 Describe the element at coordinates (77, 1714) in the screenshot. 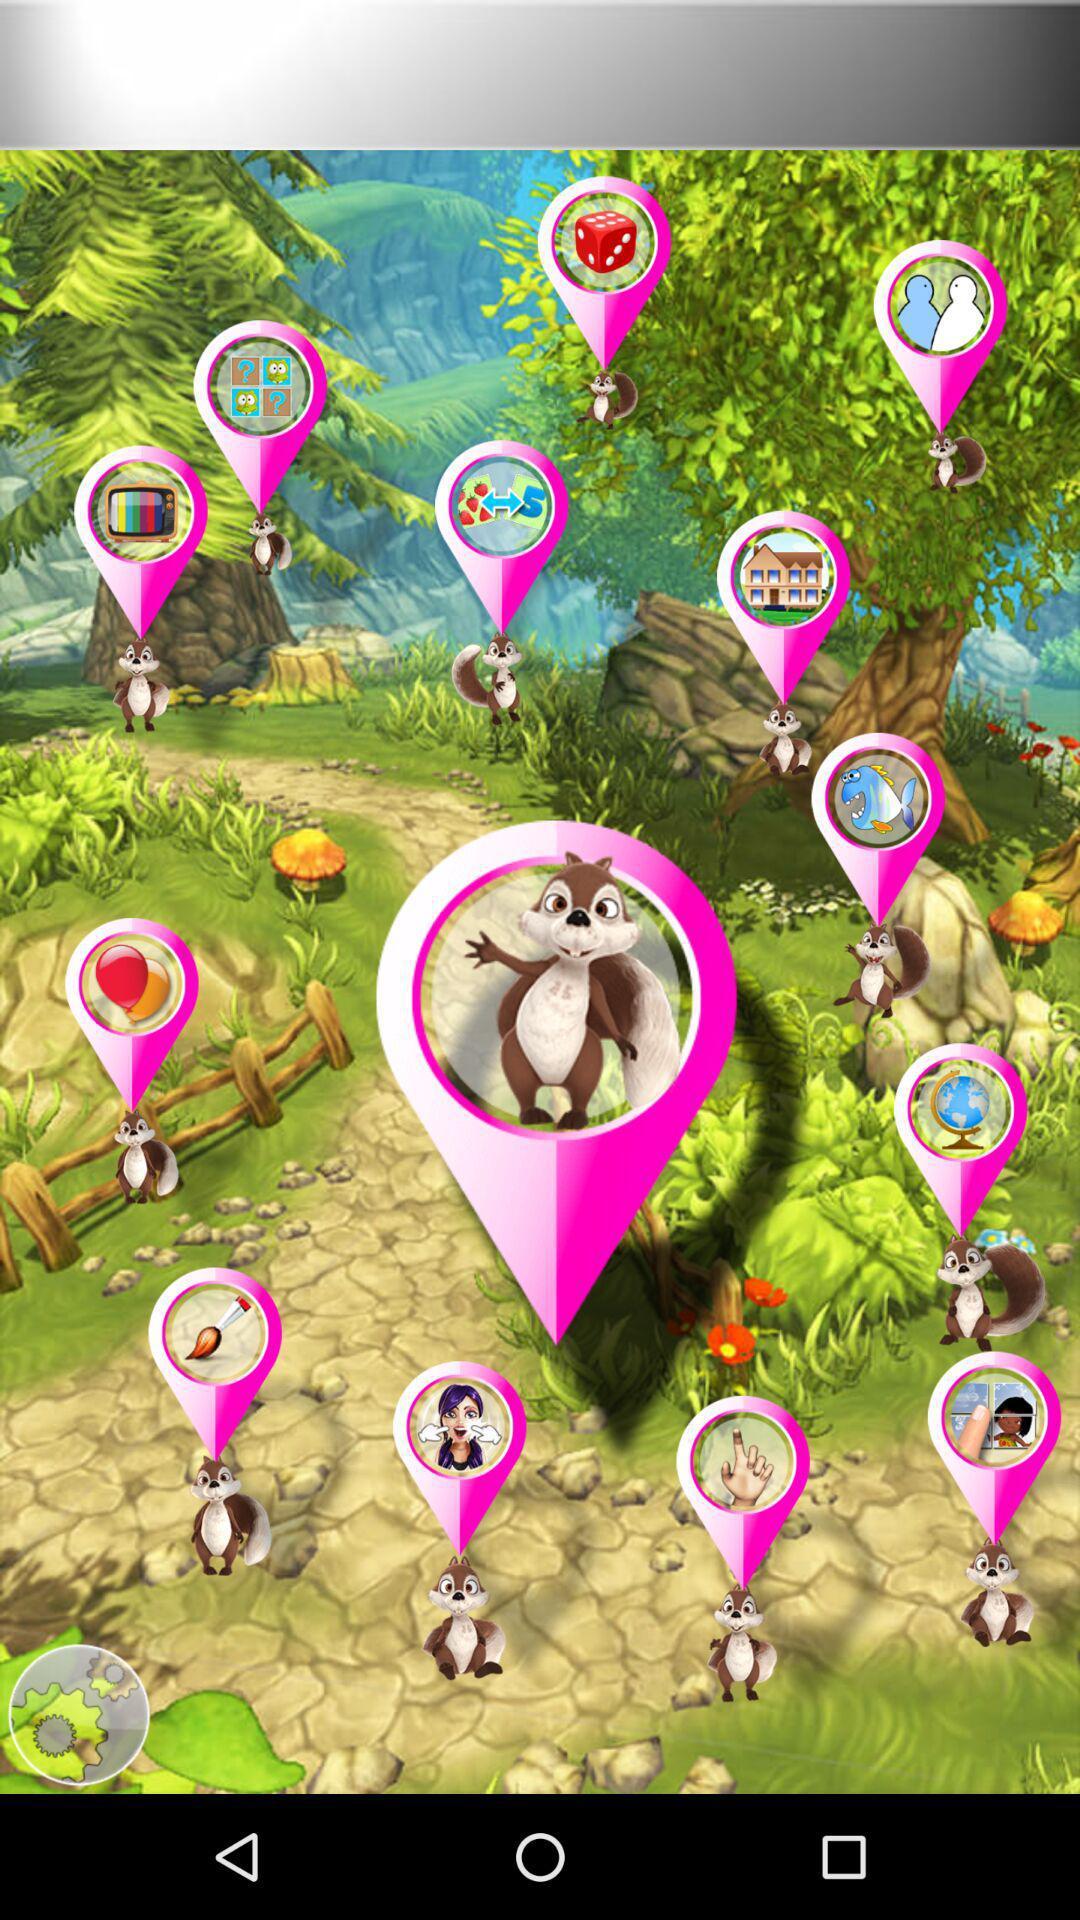

I see `search` at that location.